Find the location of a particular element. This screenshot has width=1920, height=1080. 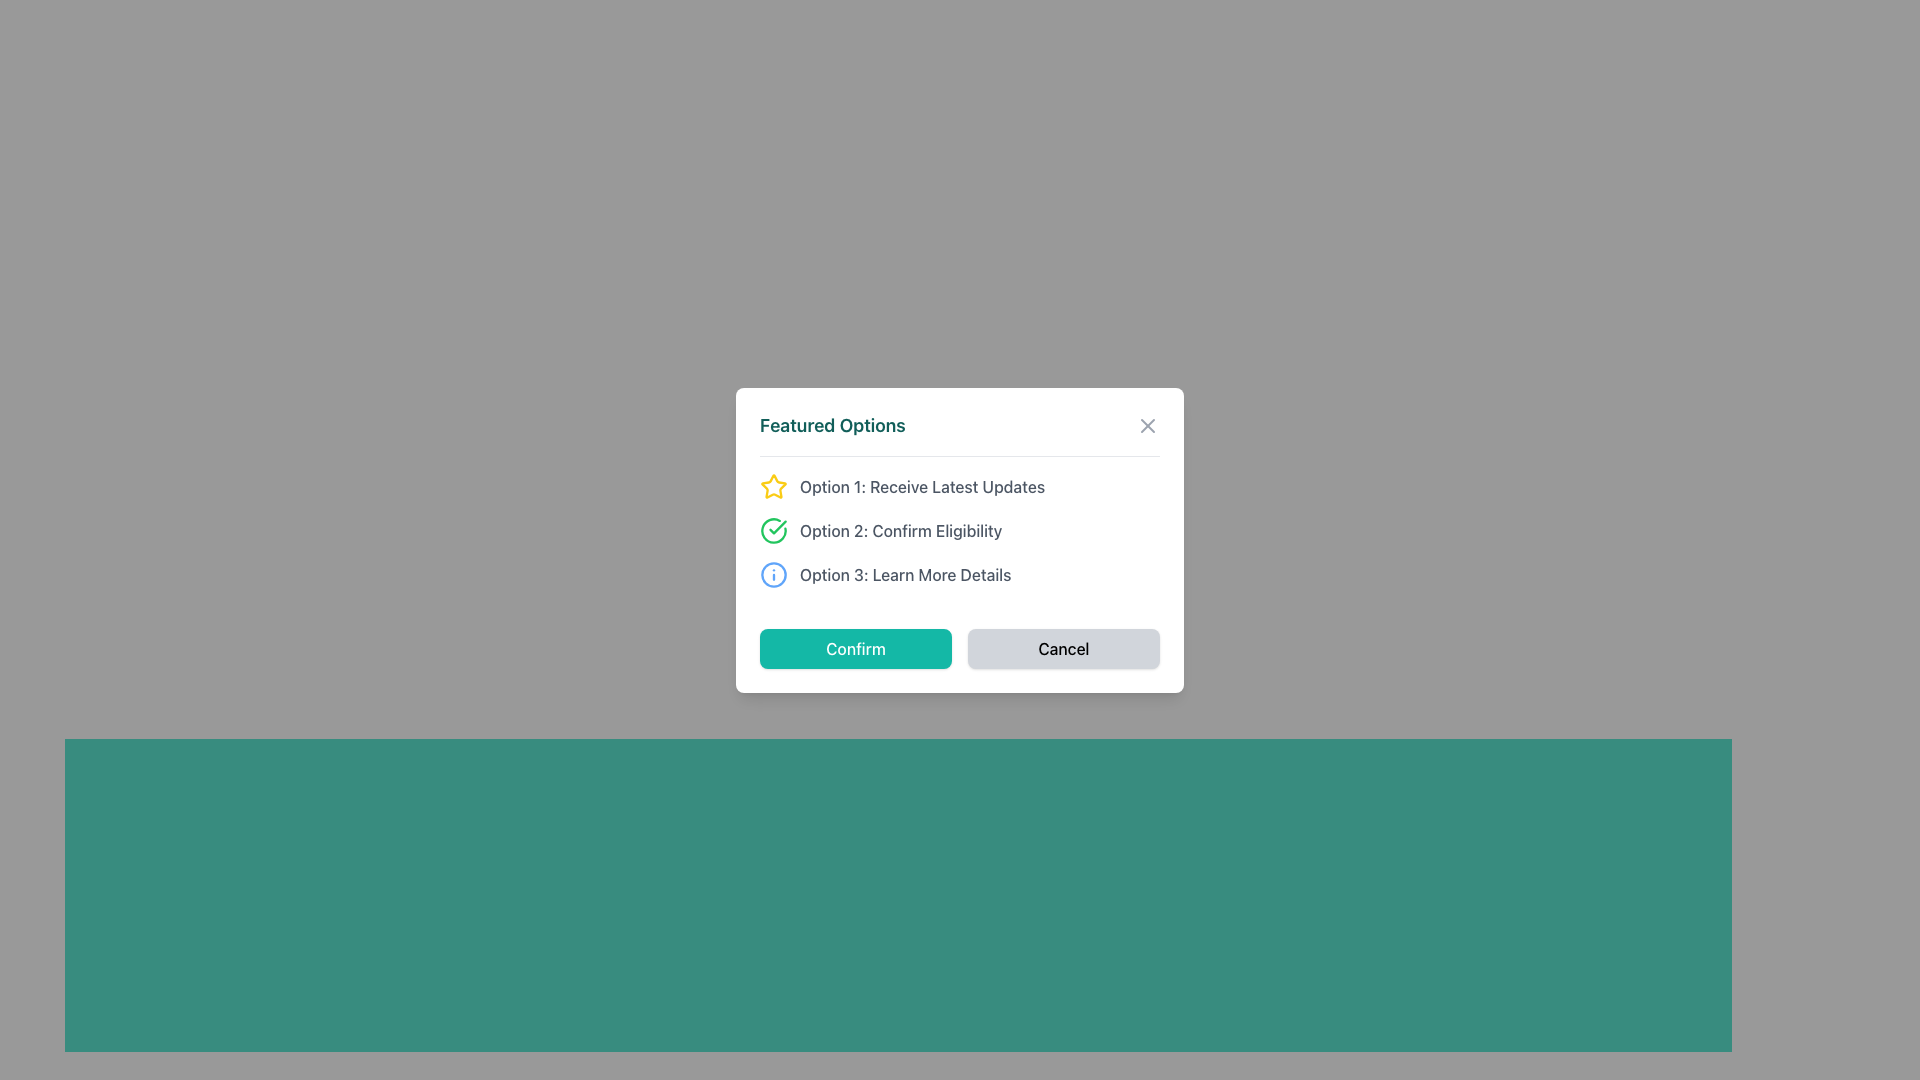

the SVG-based graphical icon representing a visual indicator for a selected or successful action state, located inside the modal under 'Option 2: Confirm Eligibility.' is located at coordinates (776, 526).